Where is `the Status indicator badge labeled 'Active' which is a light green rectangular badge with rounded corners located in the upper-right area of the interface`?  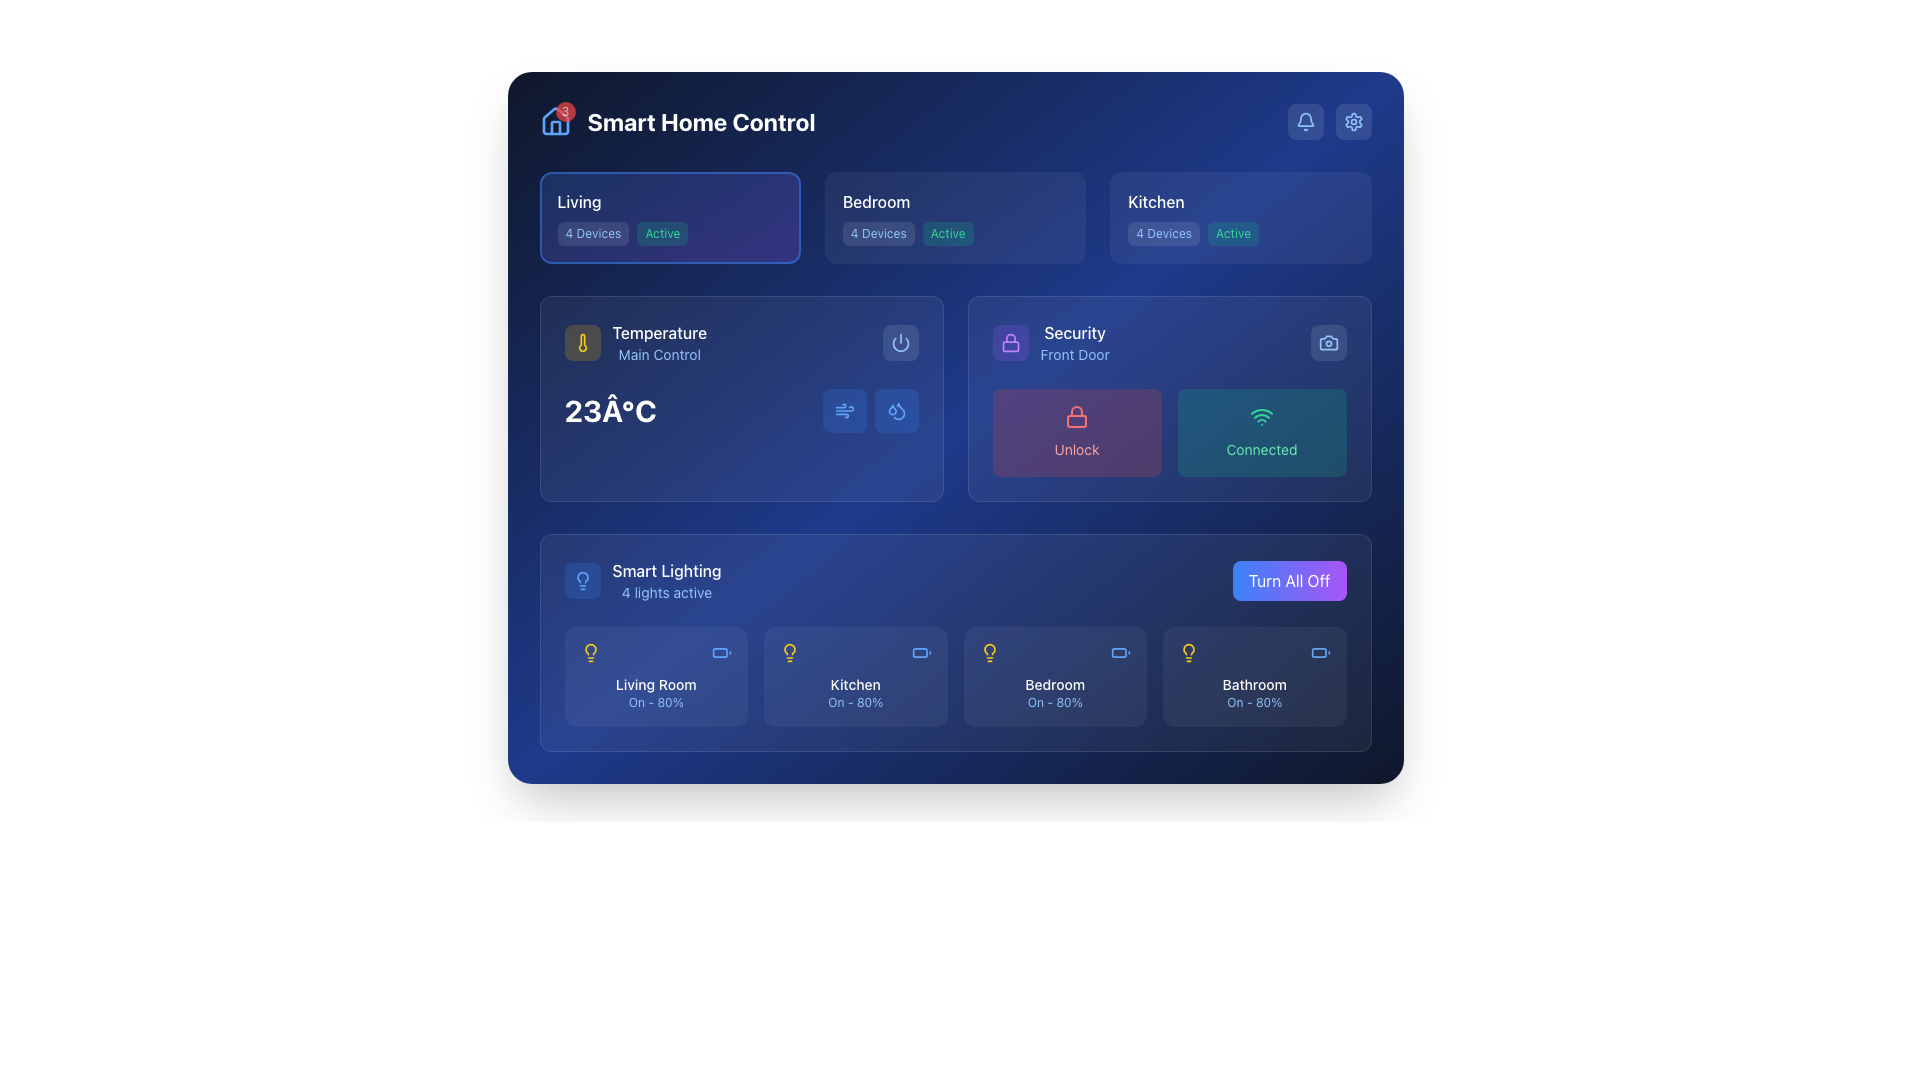
the Status indicator badge labeled 'Active' which is a light green rectangular badge with rounded corners located in the upper-right area of the interface is located at coordinates (1239, 218).